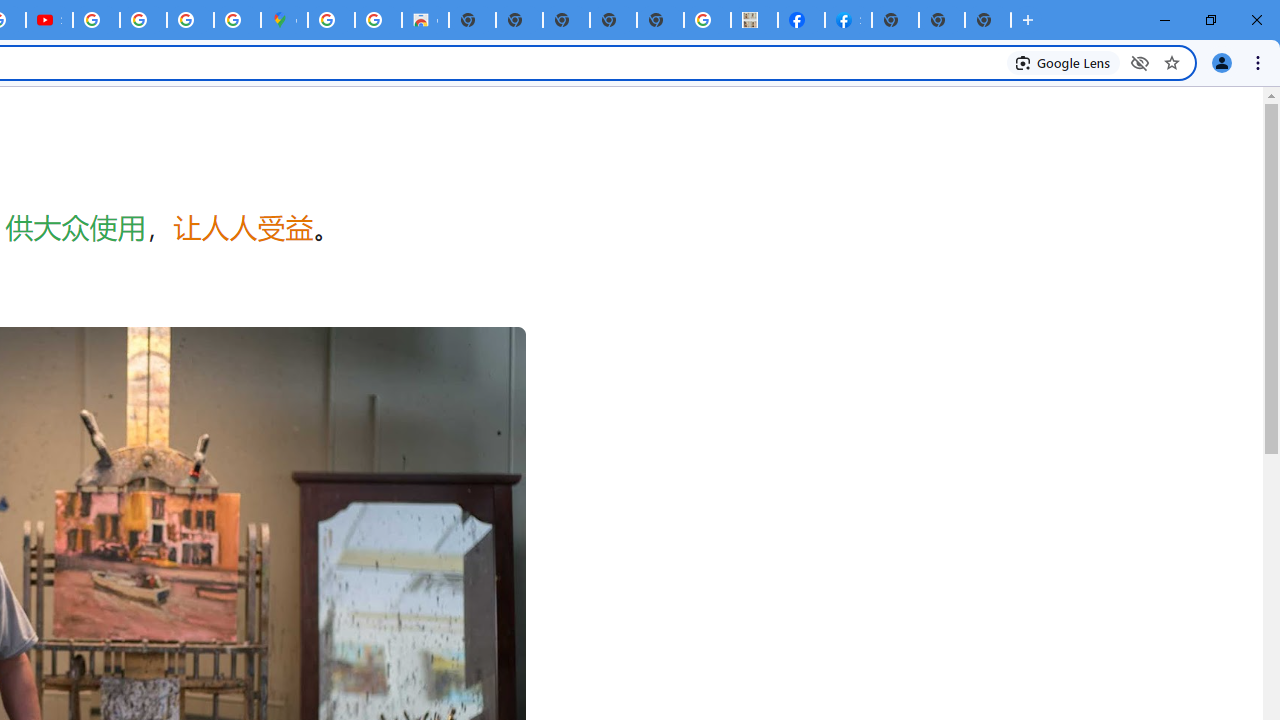  Describe the element at coordinates (1062, 61) in the screenshot. I see `'Search with Google Lens'` at that location.